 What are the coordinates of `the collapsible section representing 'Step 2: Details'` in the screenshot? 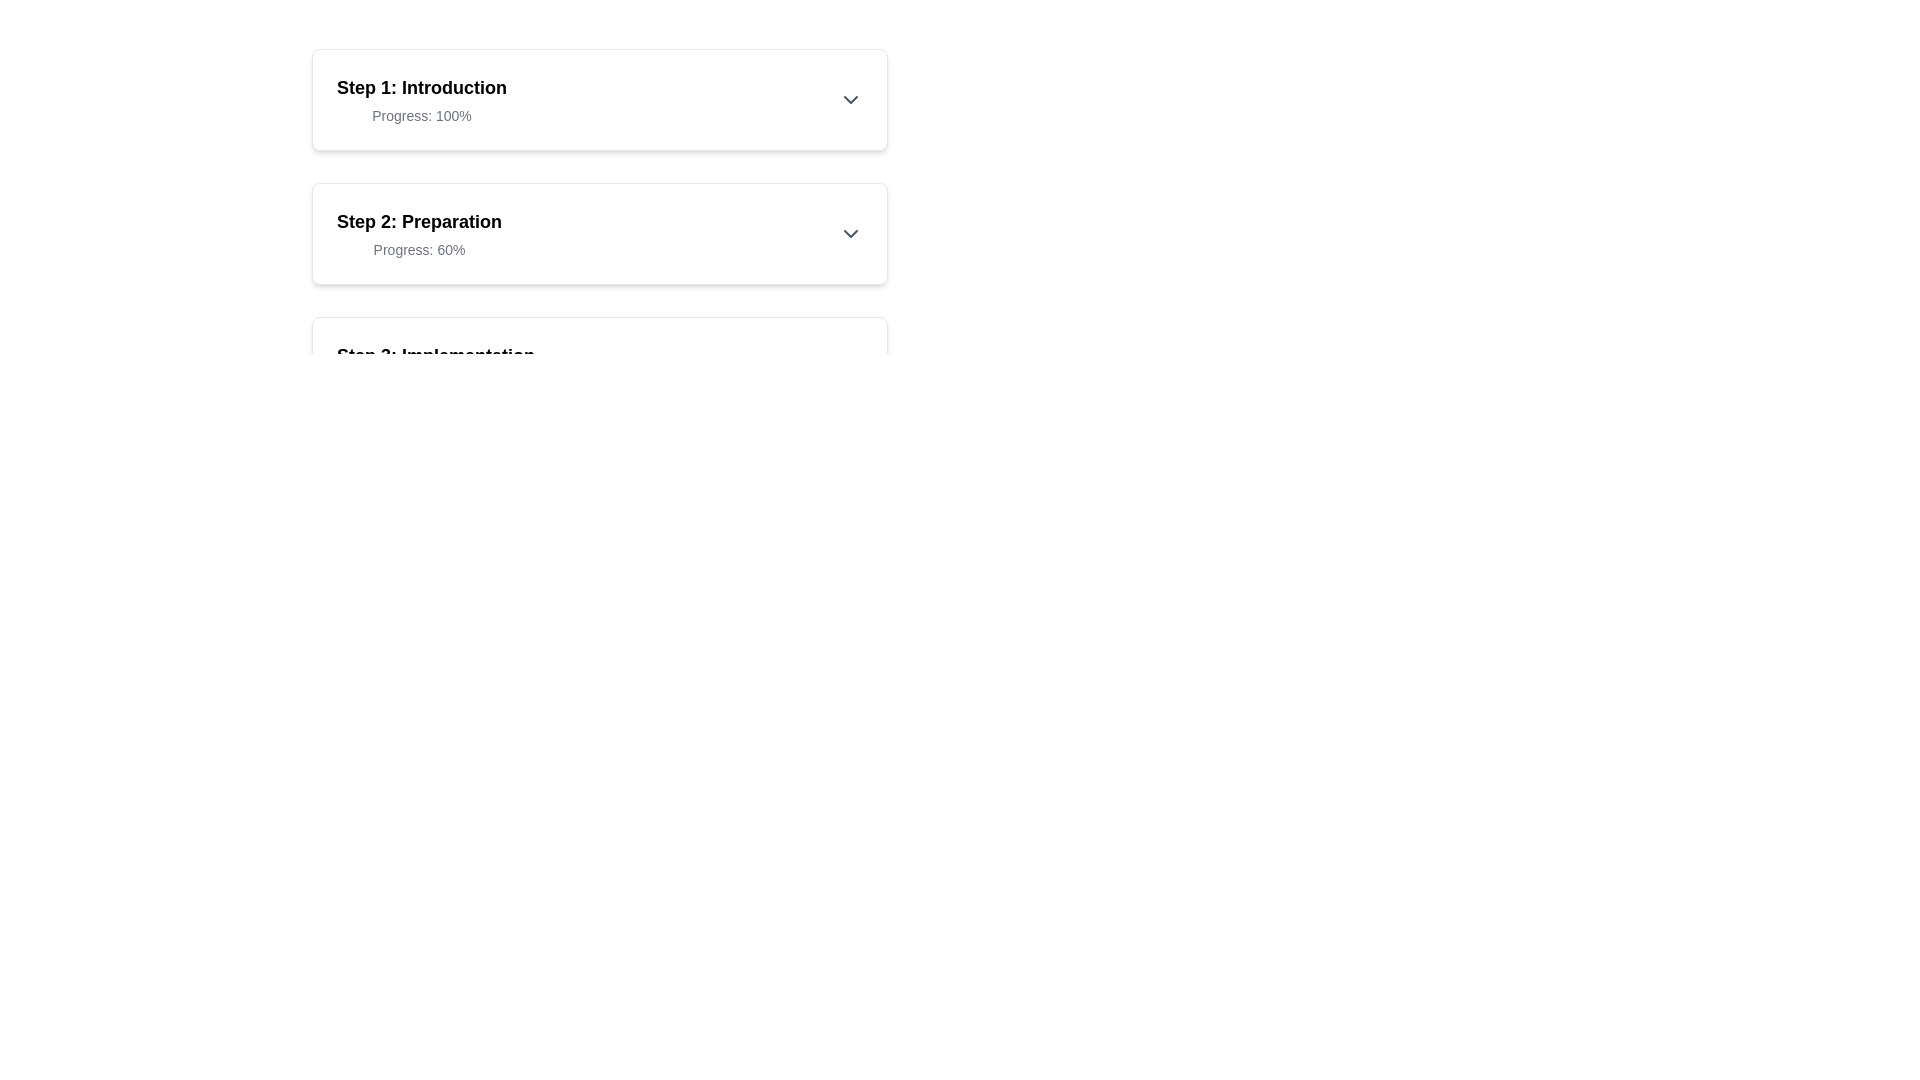 It's located at (599, 233).